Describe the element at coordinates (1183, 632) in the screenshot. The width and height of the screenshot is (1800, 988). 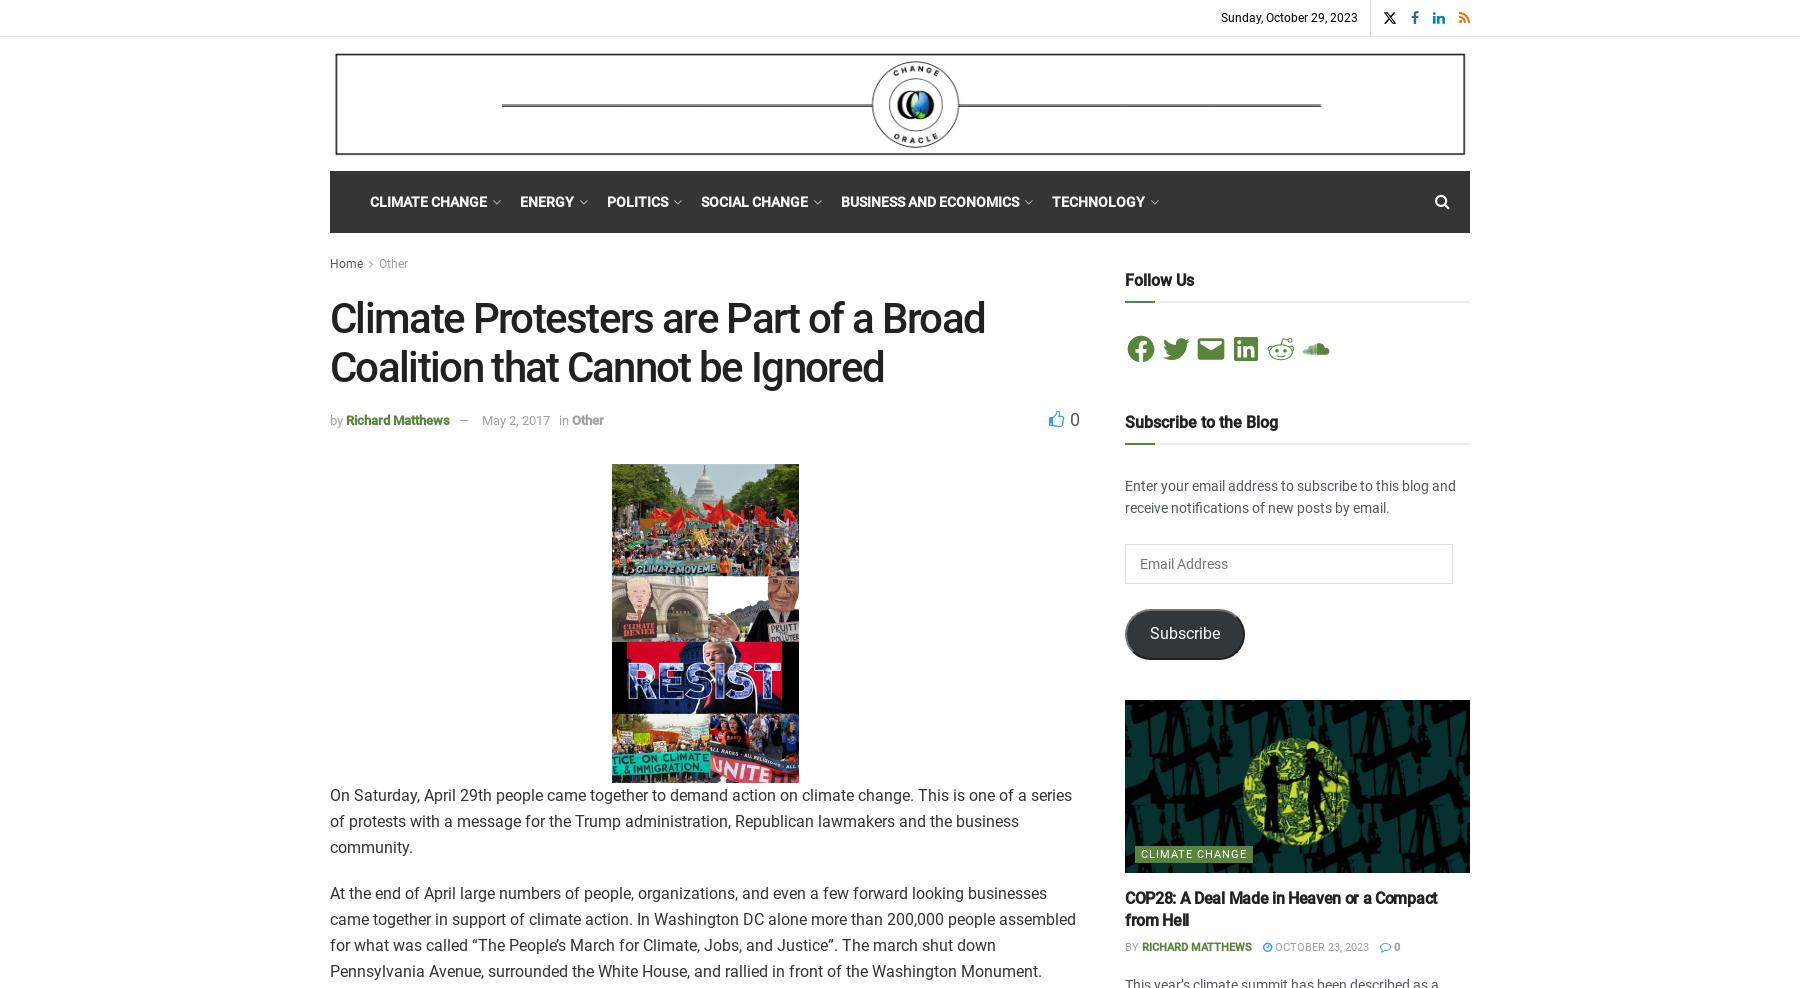
I see `'Subscribe'` at that location.